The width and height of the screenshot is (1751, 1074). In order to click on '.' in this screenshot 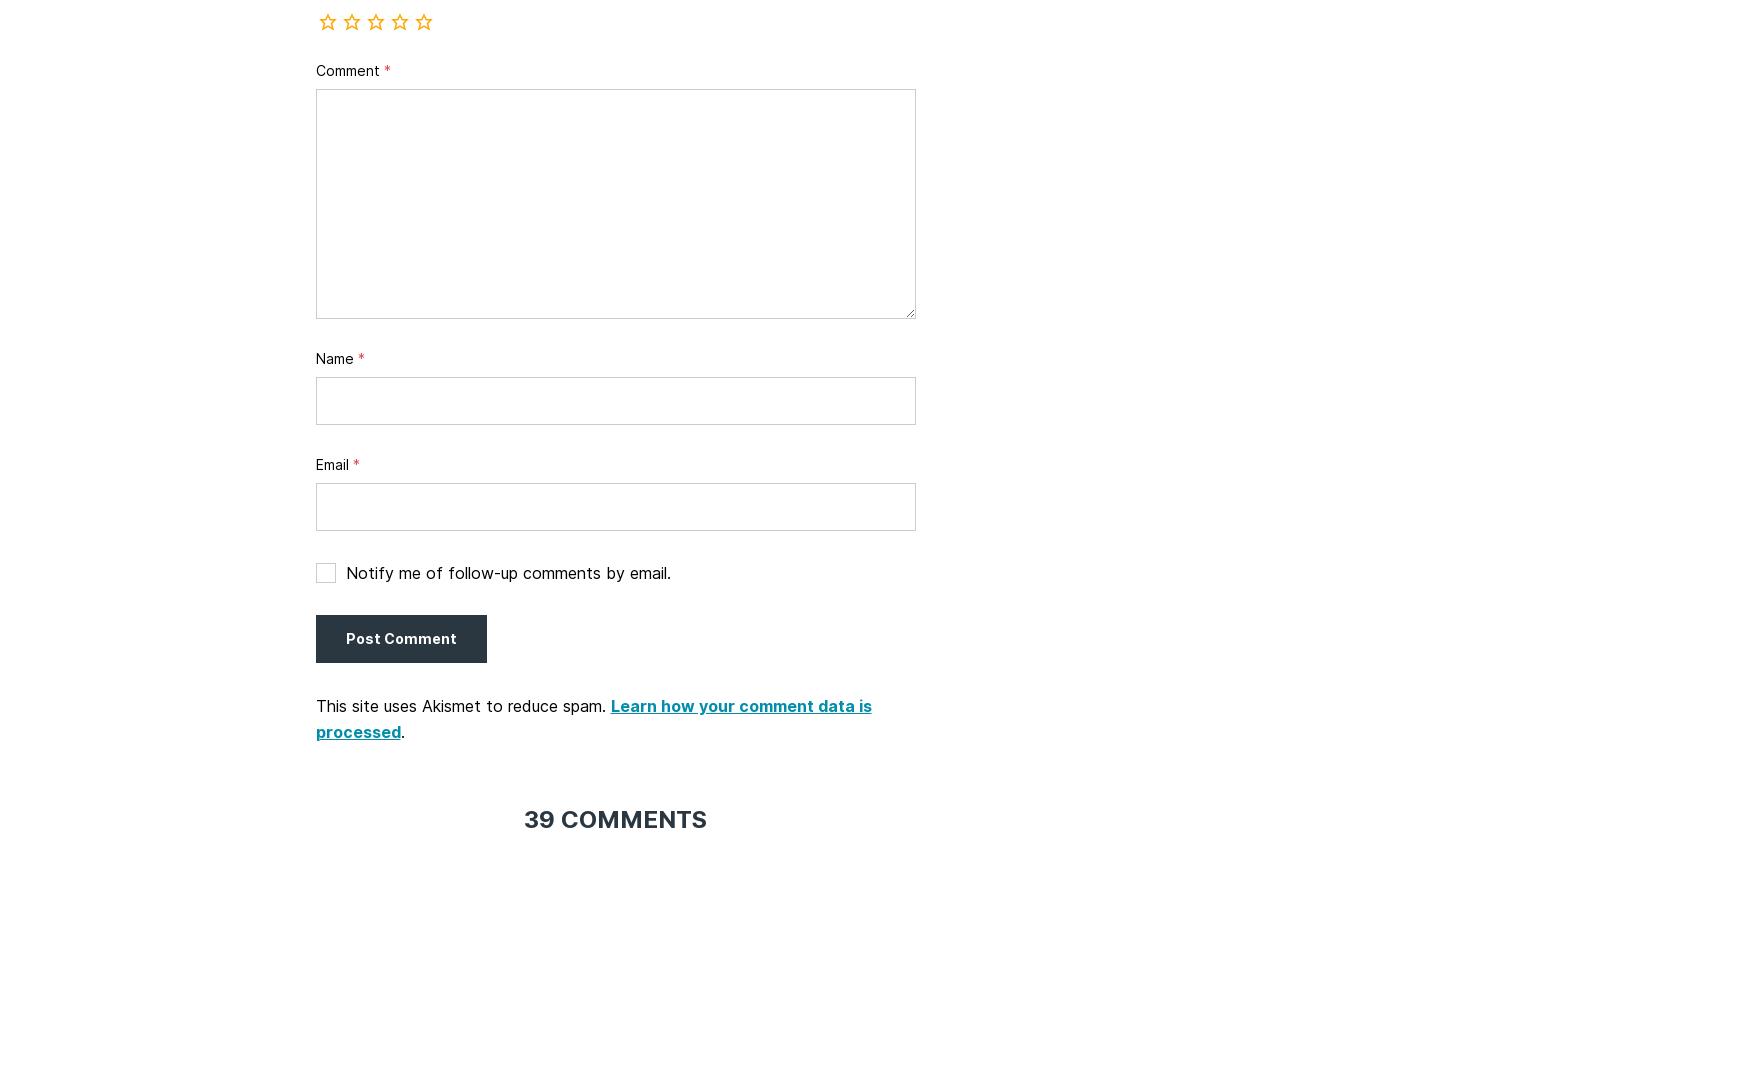, I will do `click(401, 730)`.